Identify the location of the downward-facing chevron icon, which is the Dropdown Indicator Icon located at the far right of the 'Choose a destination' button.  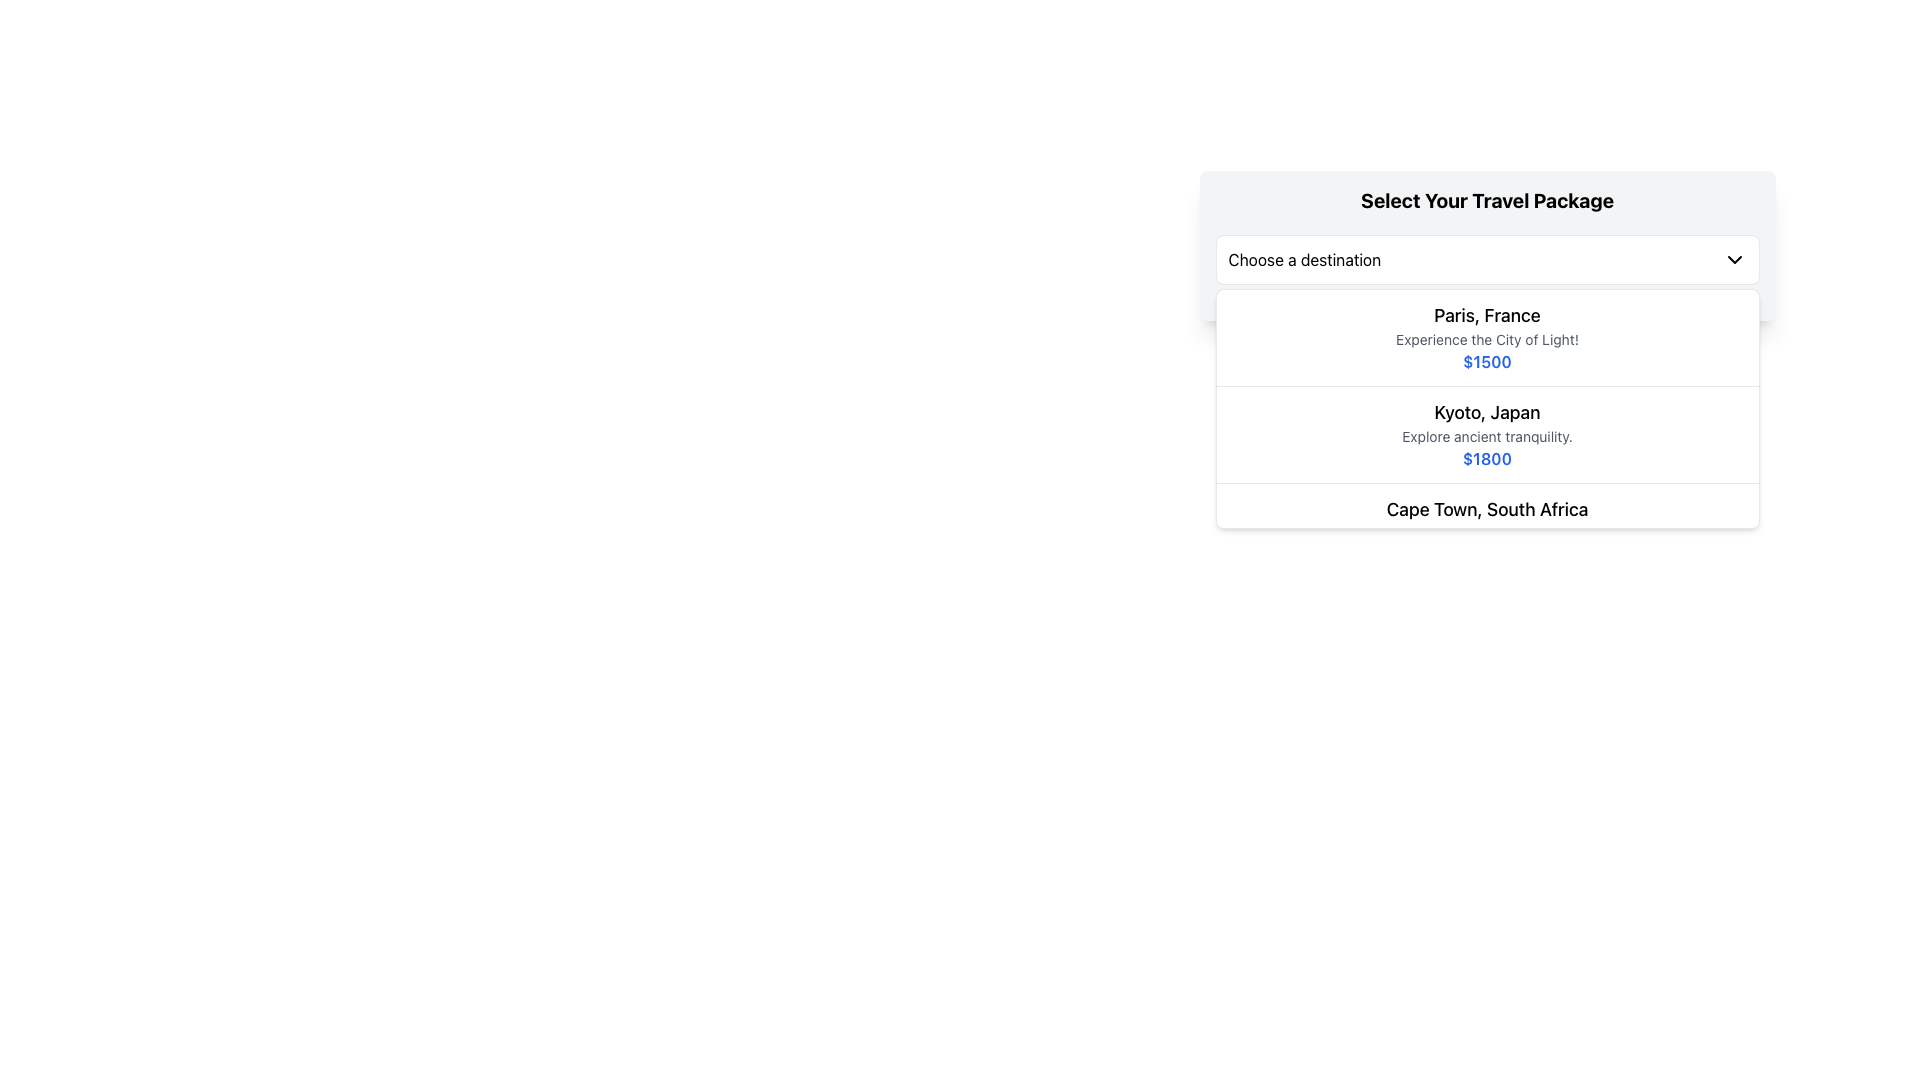
(1733, 258).